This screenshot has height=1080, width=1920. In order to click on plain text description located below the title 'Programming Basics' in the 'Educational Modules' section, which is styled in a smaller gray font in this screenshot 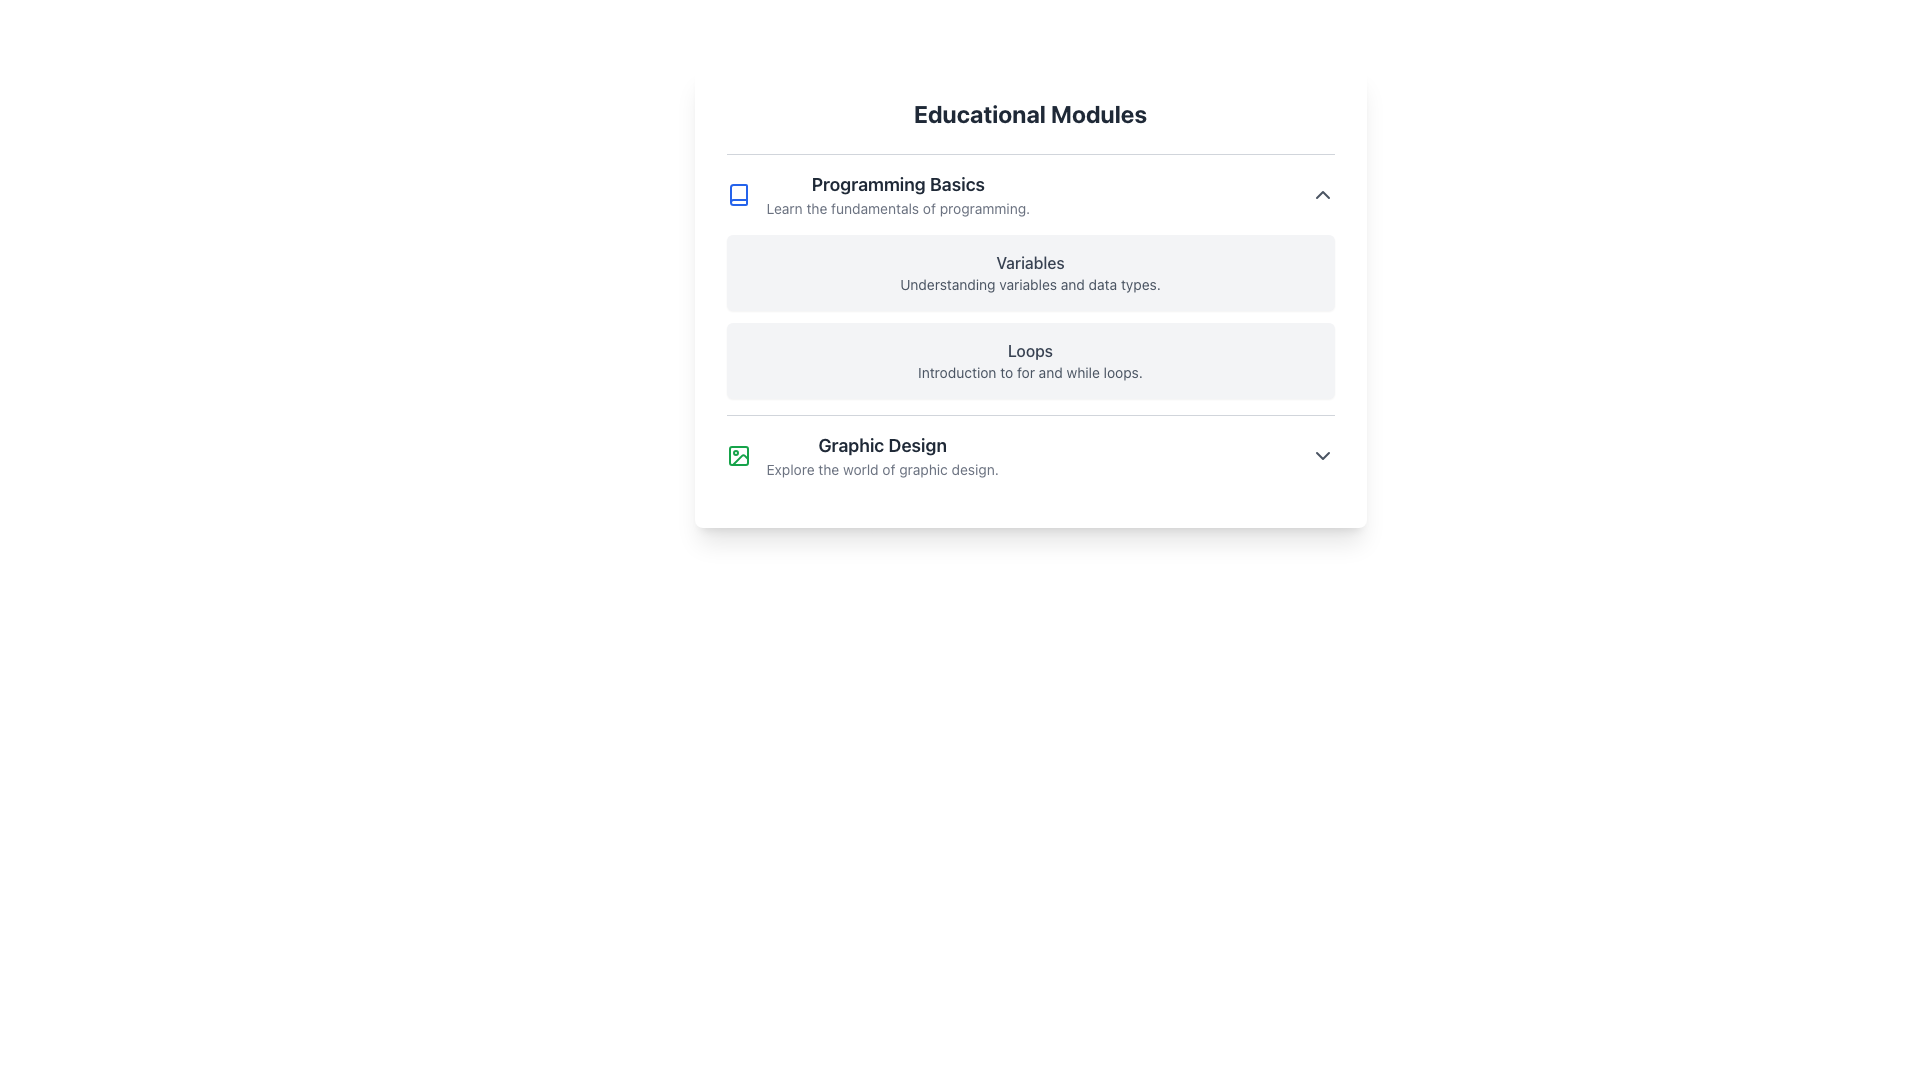, I will do `click(897, 208)`.